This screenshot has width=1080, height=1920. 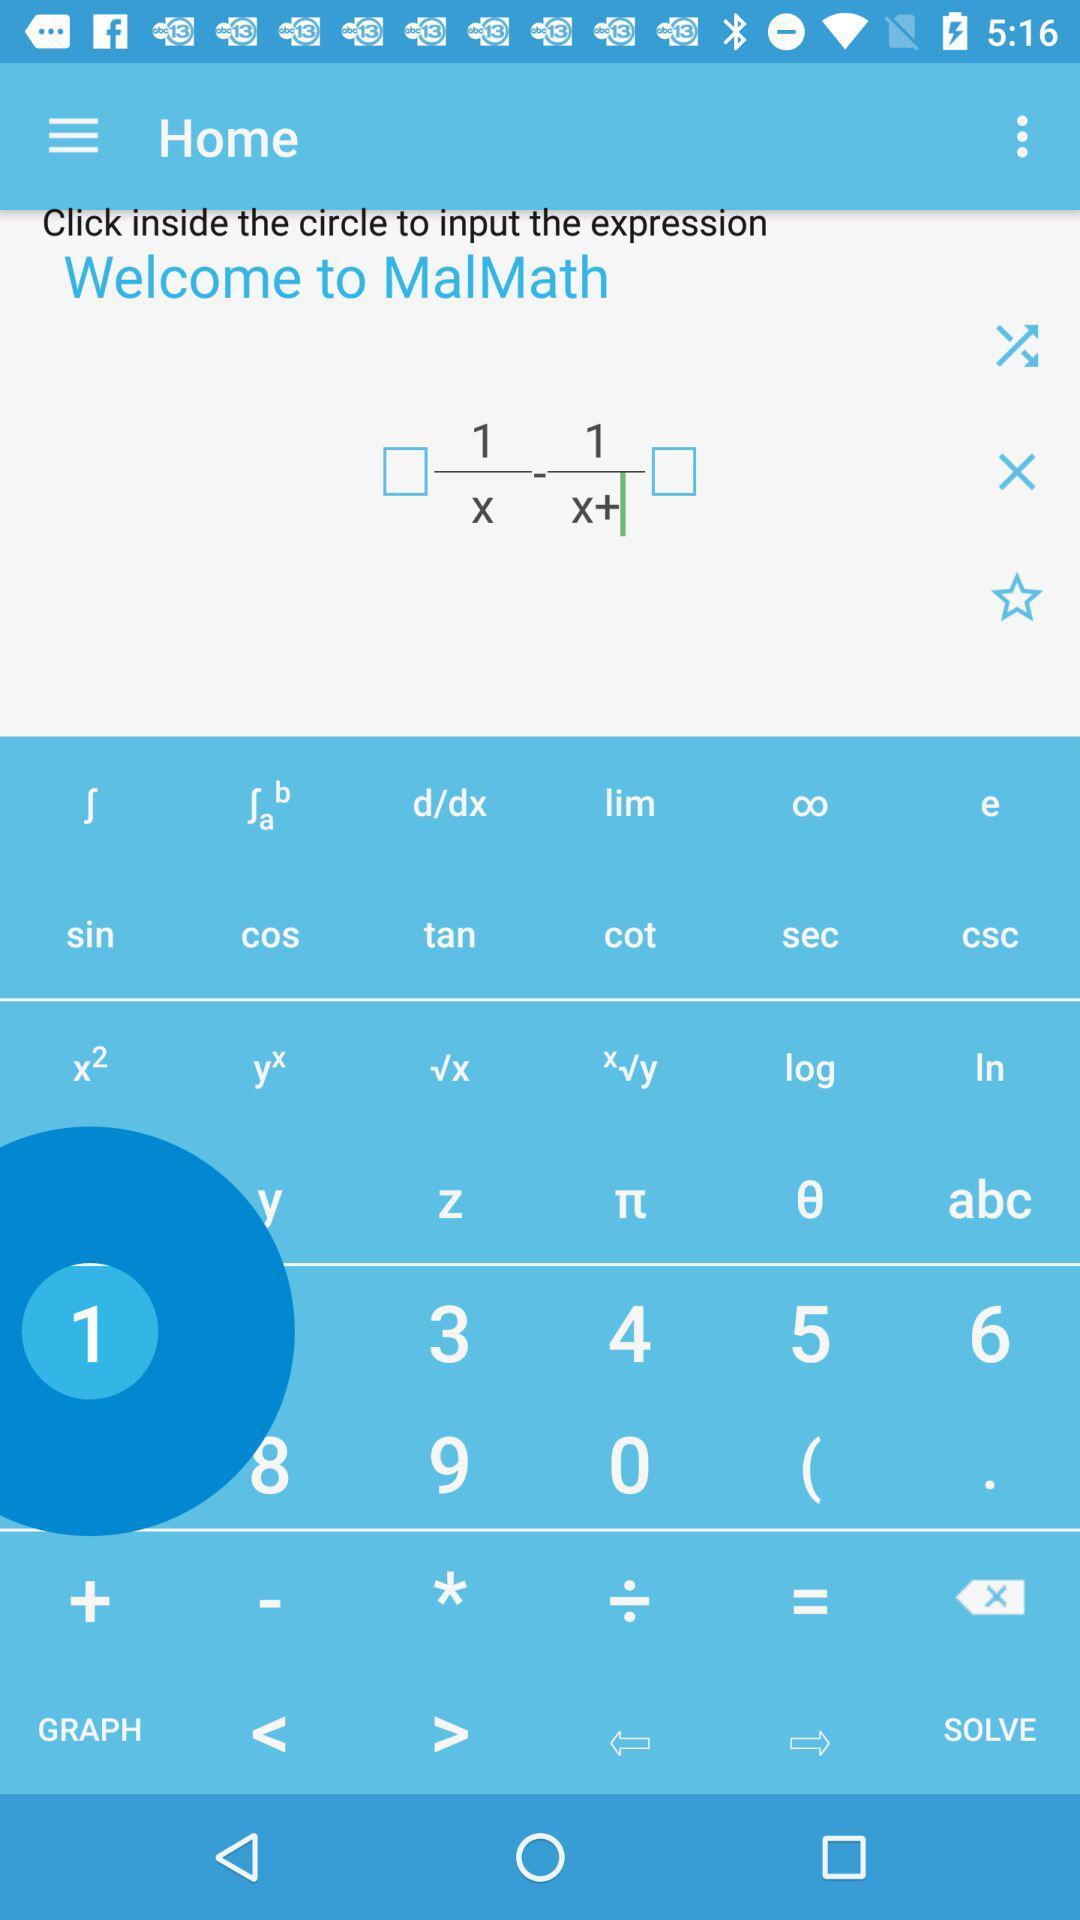 What do you see at coordinates (990, 1596) in the screenshot?
I see `button` at bounding box center [990, 1596].